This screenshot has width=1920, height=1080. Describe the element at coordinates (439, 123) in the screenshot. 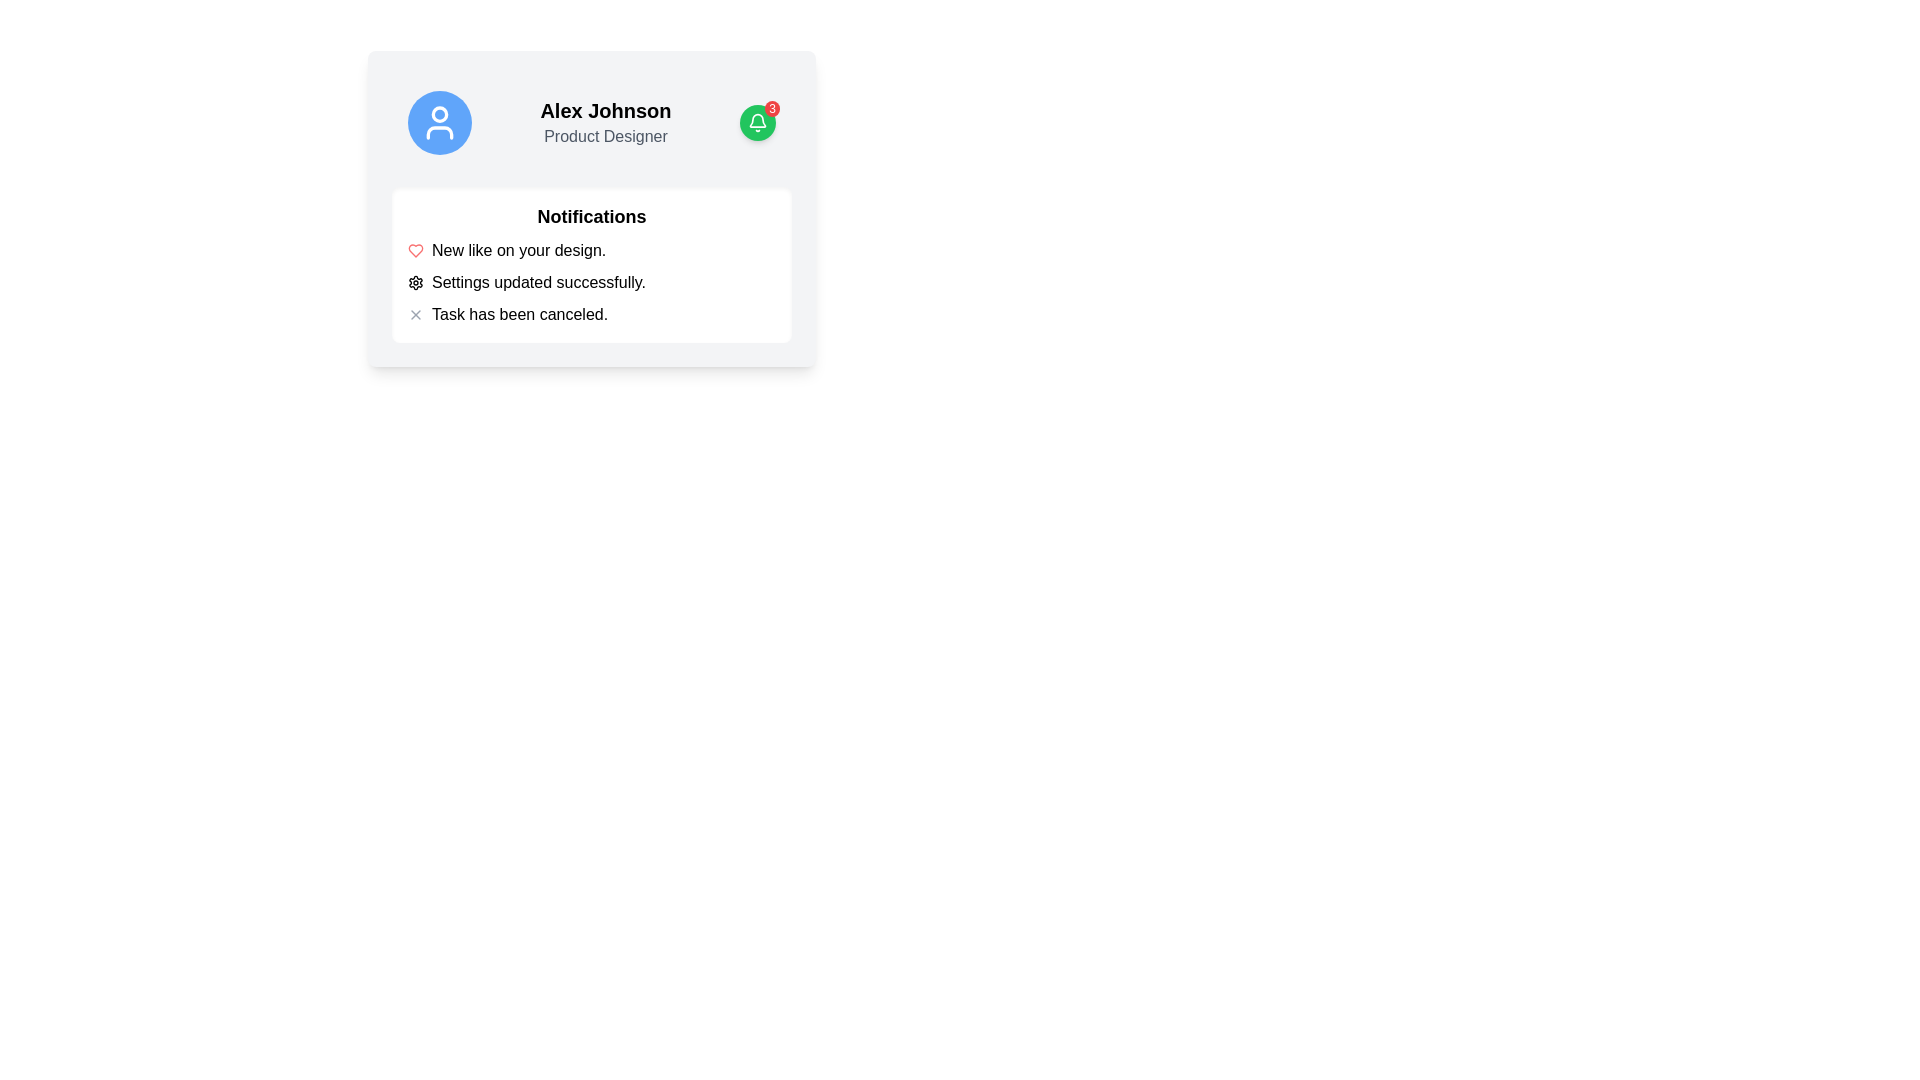

I see `the Profile Icon located in the top-left corner of the user profile card layout` at that location.